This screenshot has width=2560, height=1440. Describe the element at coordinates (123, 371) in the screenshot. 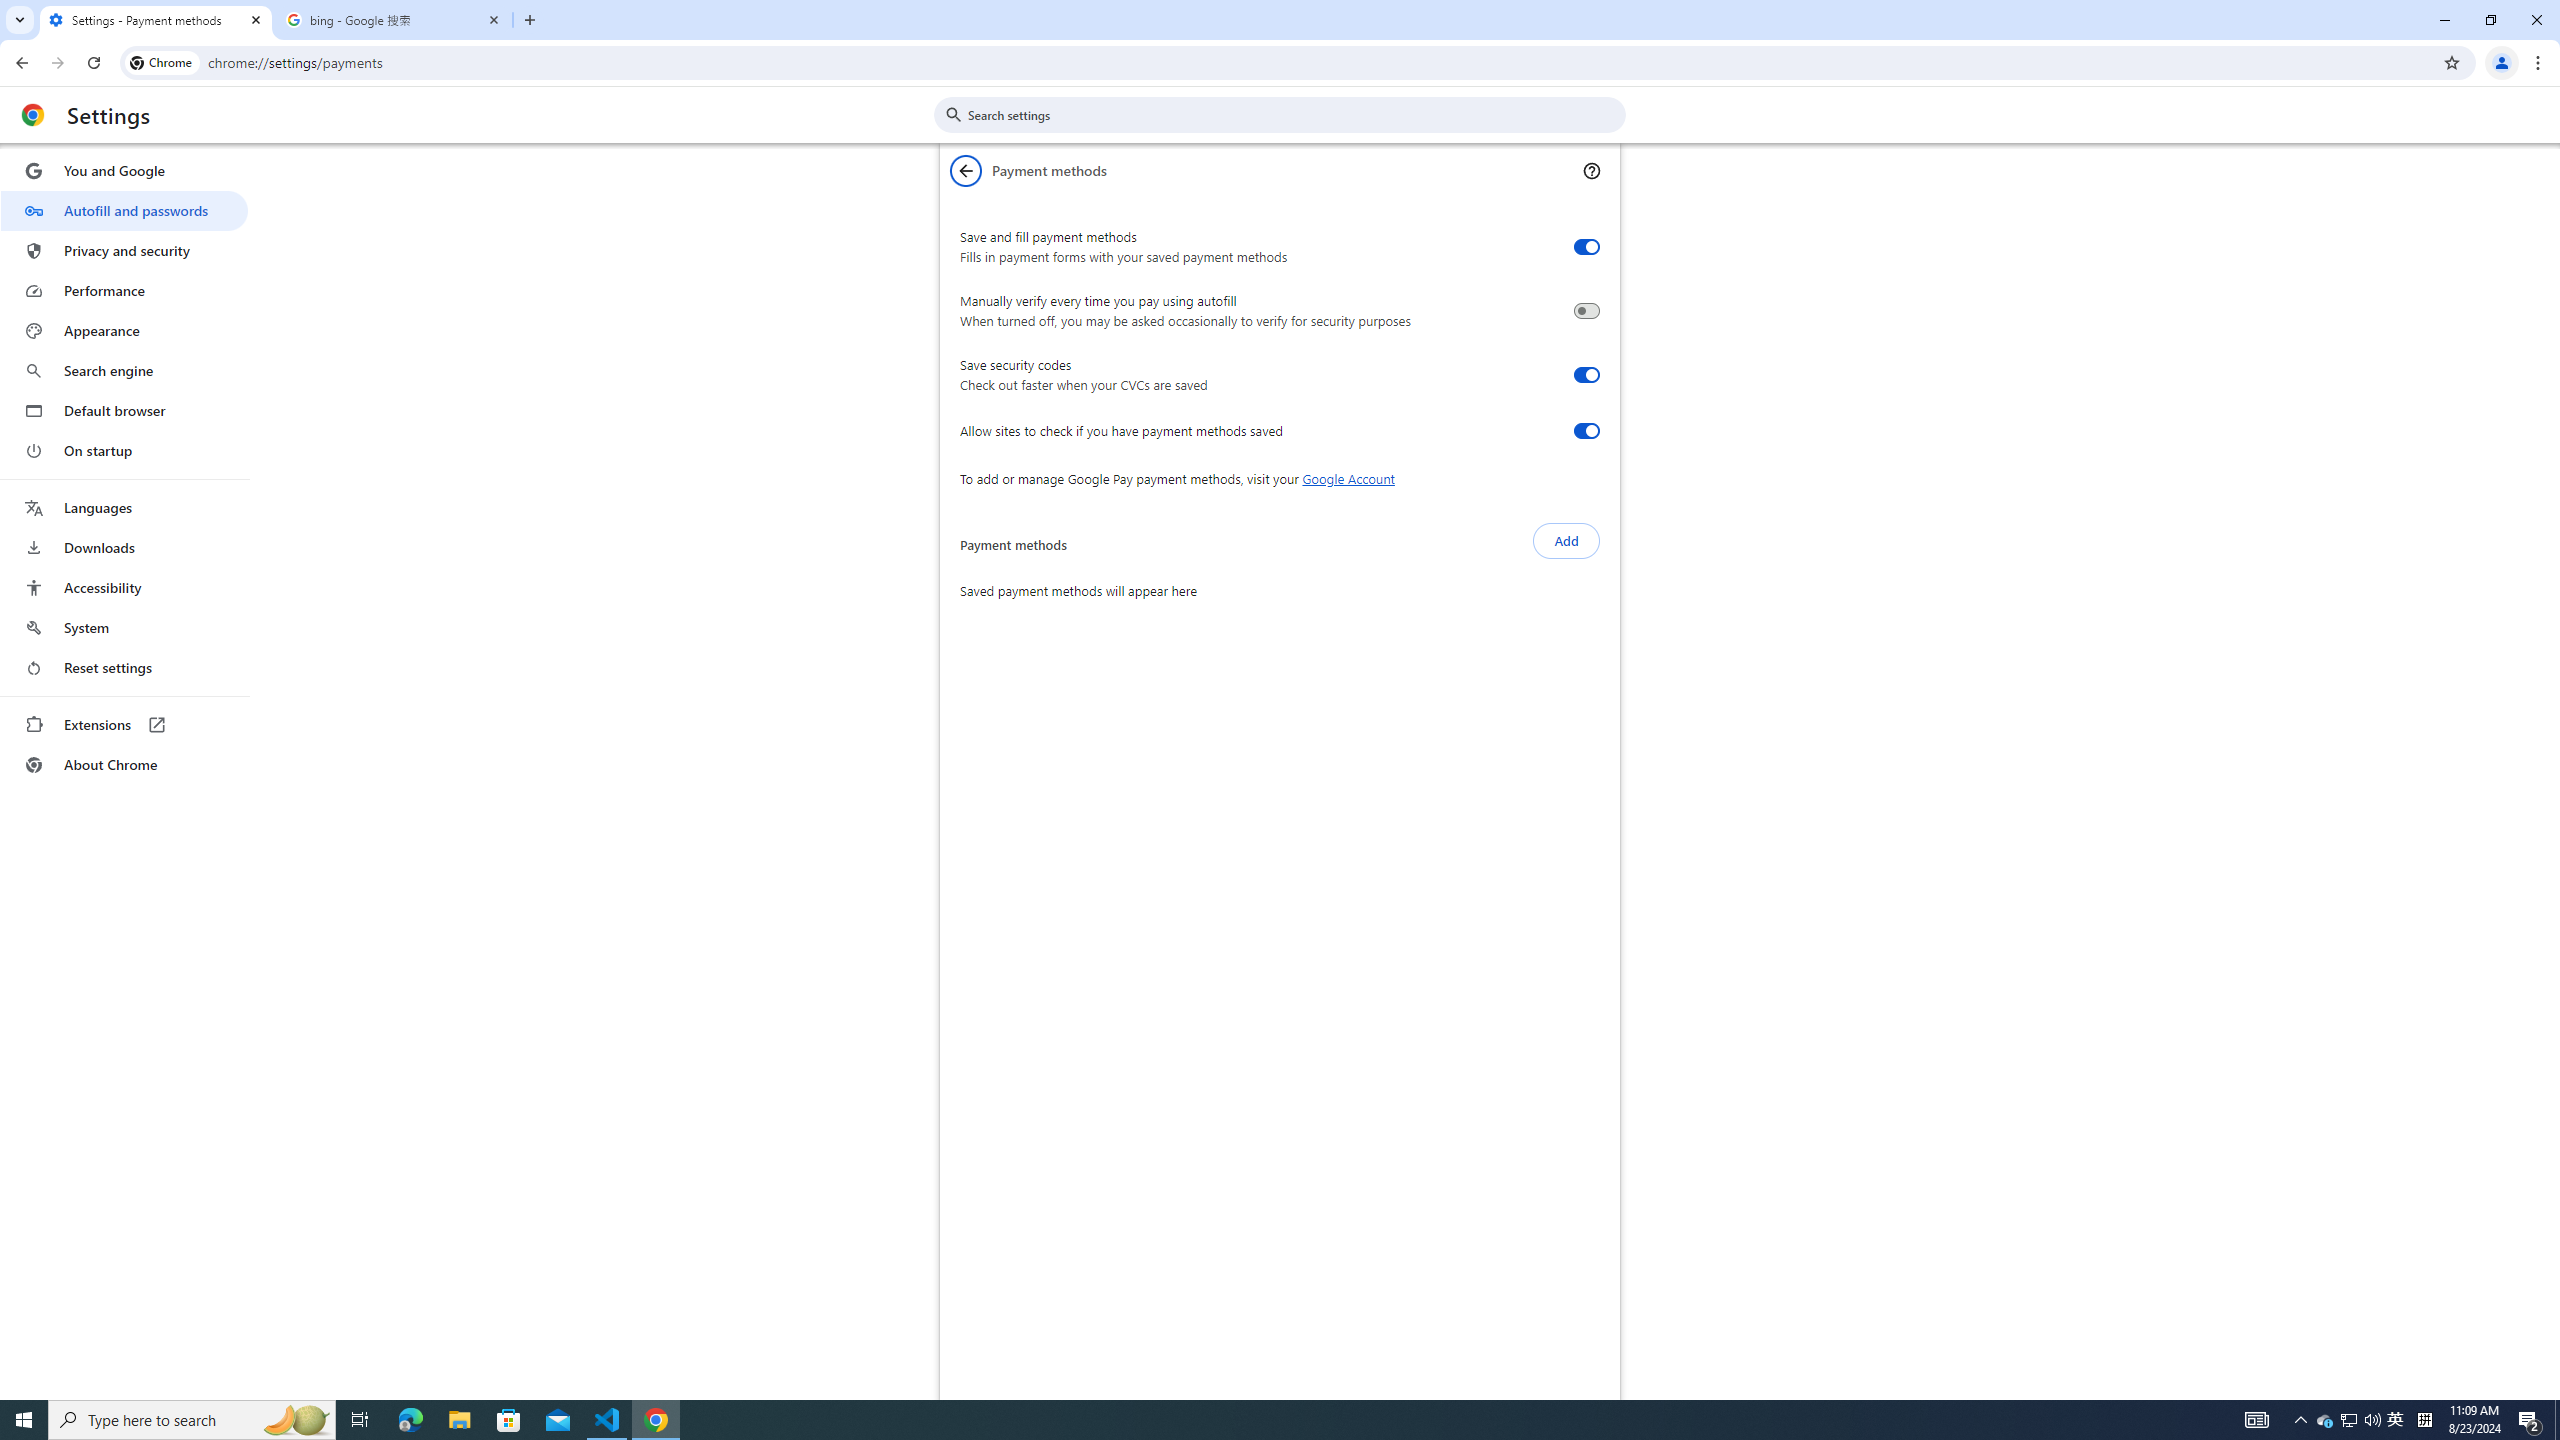

I see `'Search engine'` at that location.